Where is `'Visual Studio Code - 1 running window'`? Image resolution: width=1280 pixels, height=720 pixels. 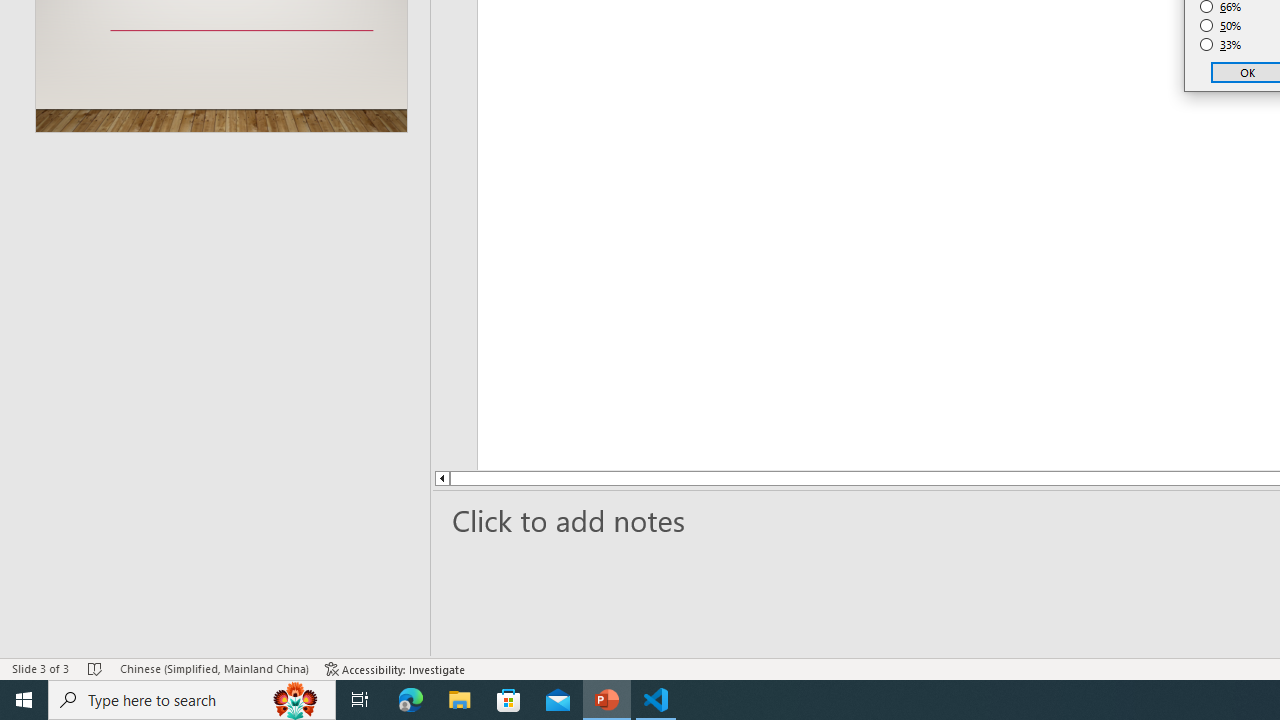 'Visual Studio Code - 1 running window' is located at coordinates (656, 698).